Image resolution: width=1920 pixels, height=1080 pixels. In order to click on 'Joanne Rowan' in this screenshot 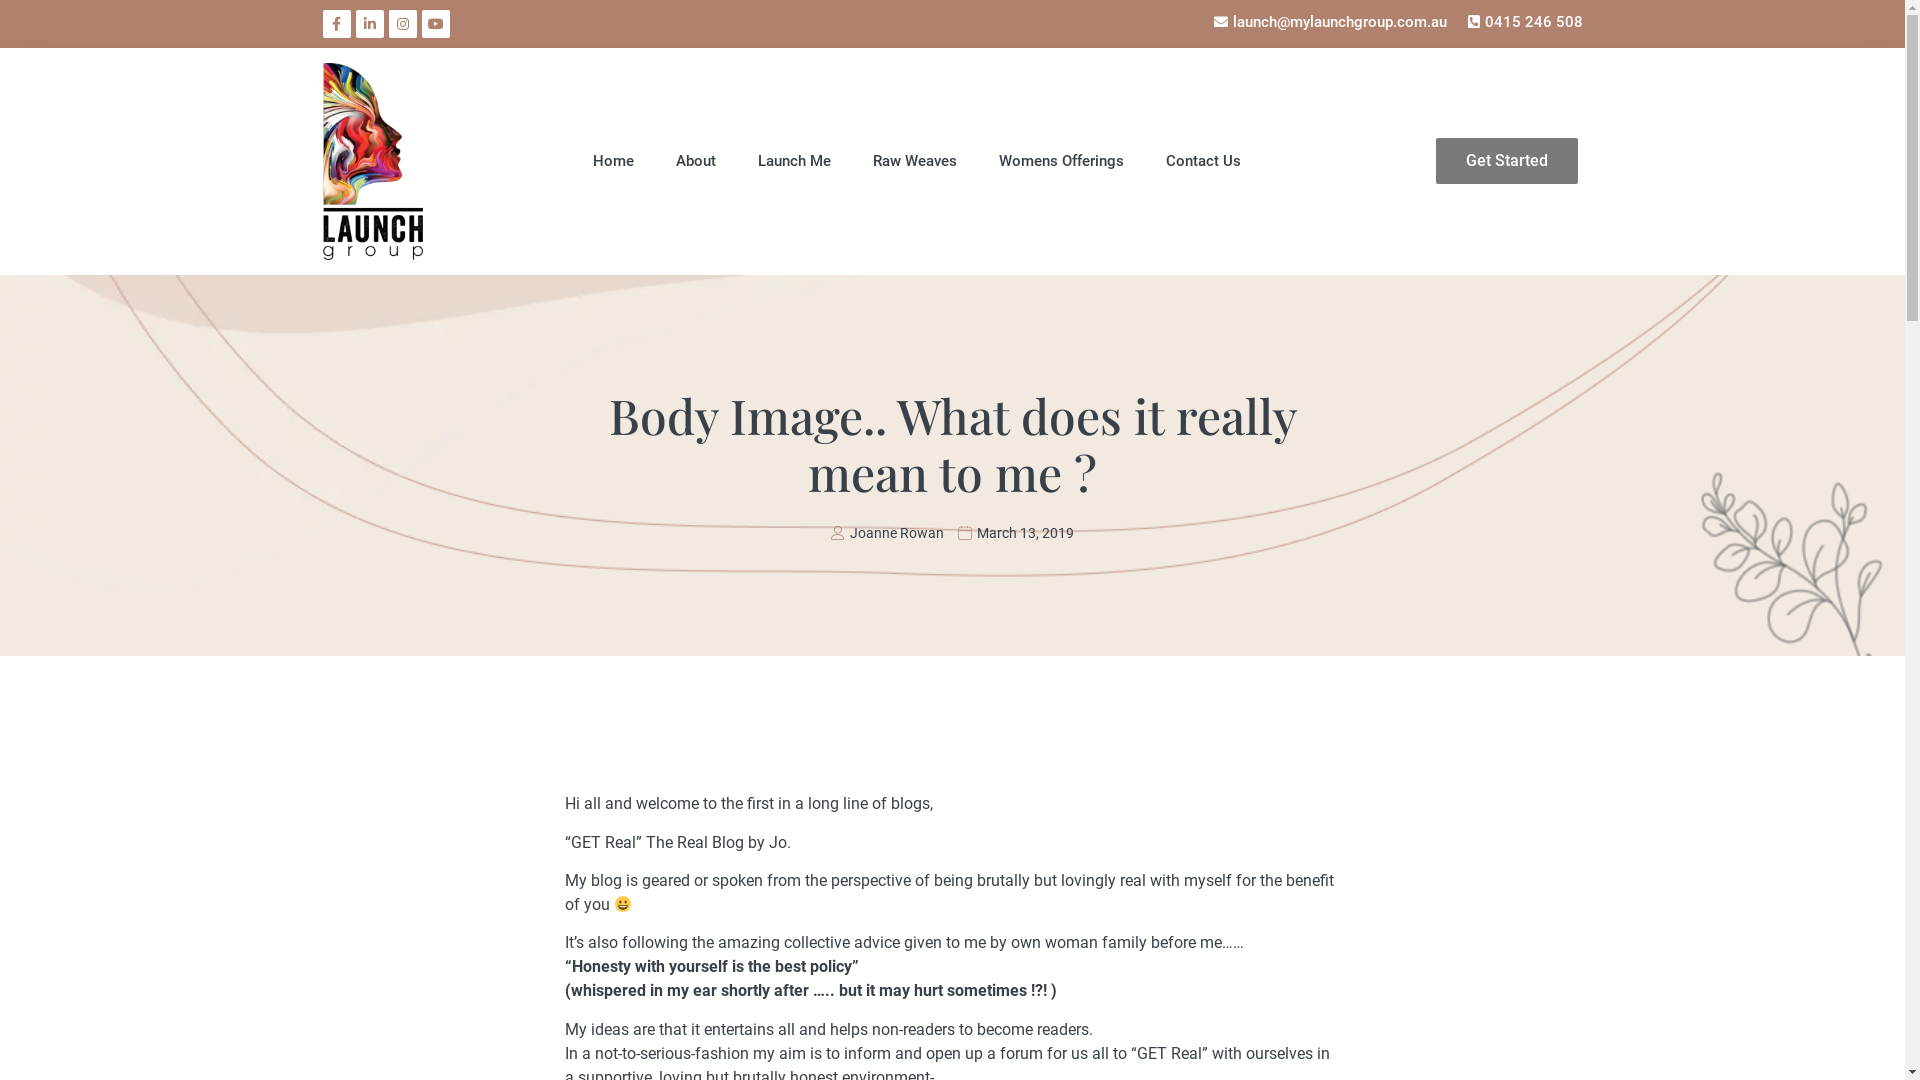, I will do `click(886, 531)`.